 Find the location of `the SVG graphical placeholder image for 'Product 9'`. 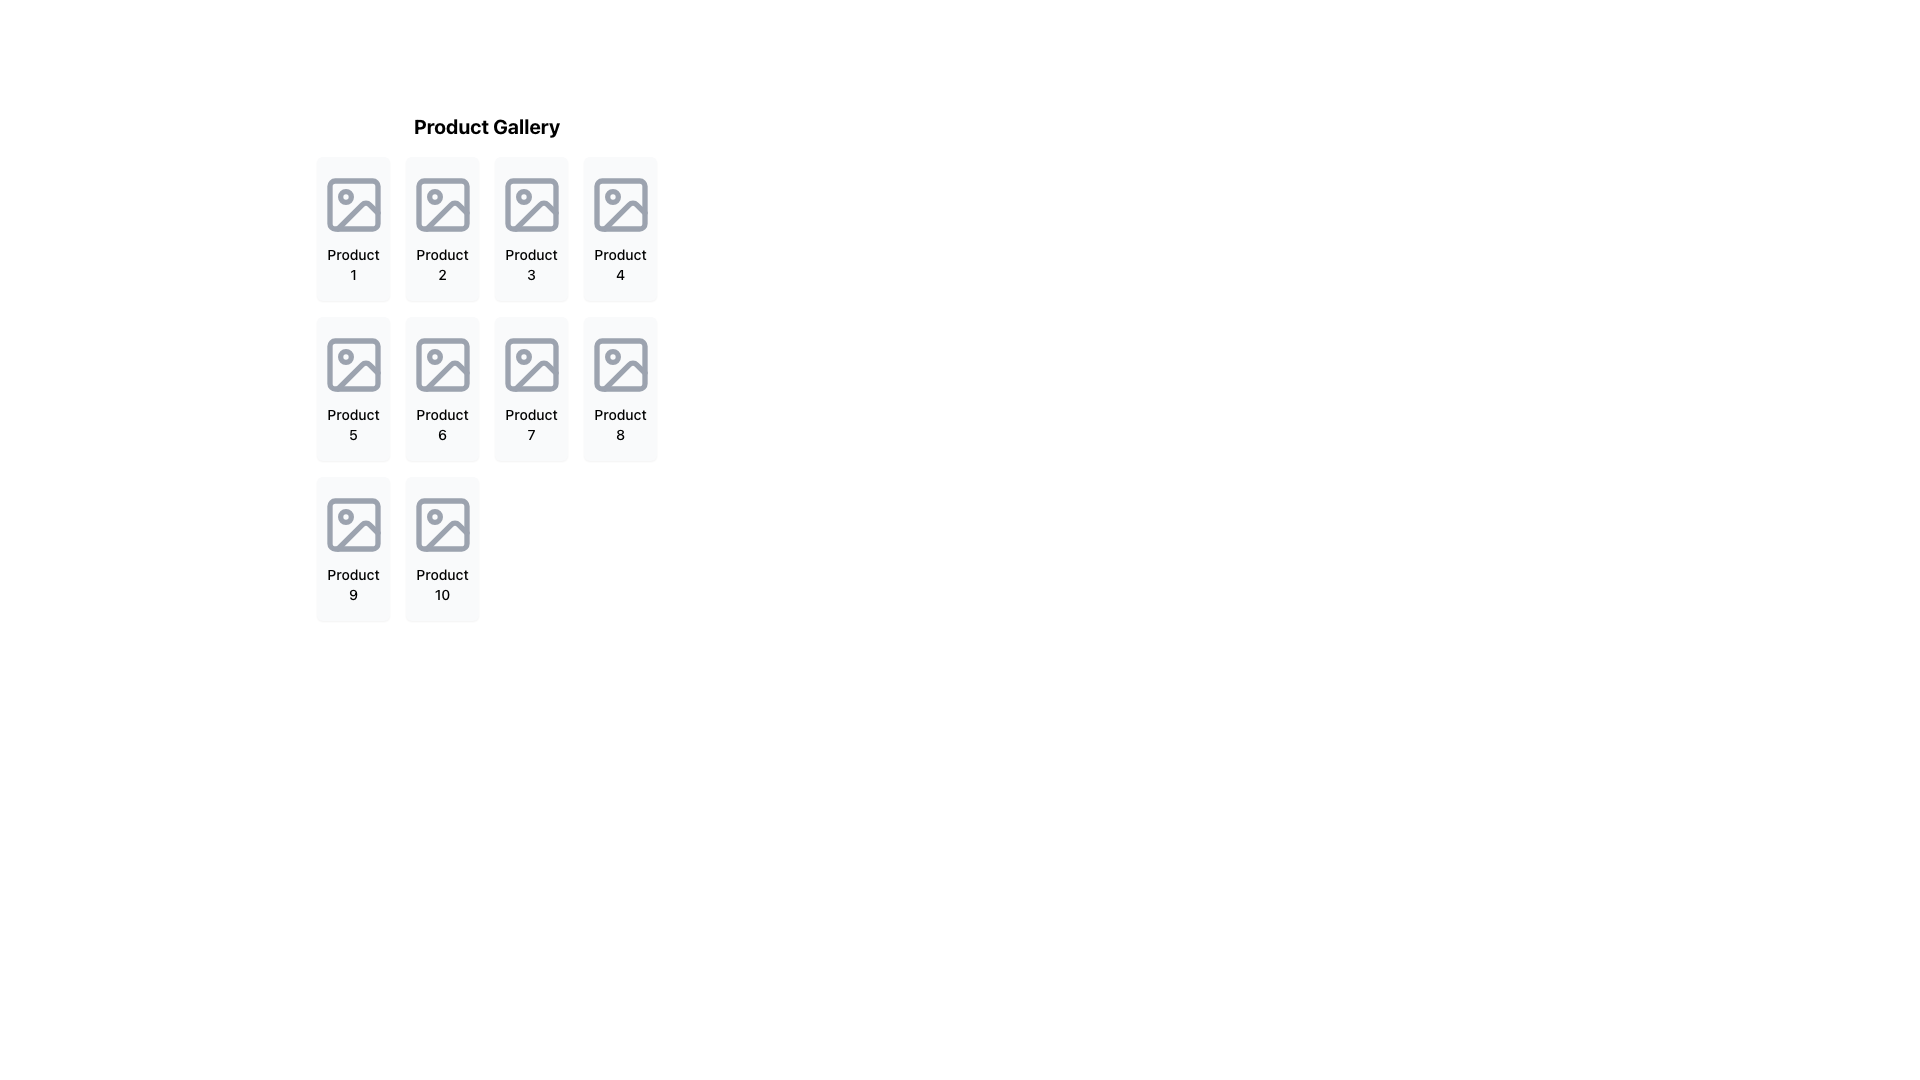

the SVG graphical placeholder image for 'Product 9' is located at coordinates (353, 523).